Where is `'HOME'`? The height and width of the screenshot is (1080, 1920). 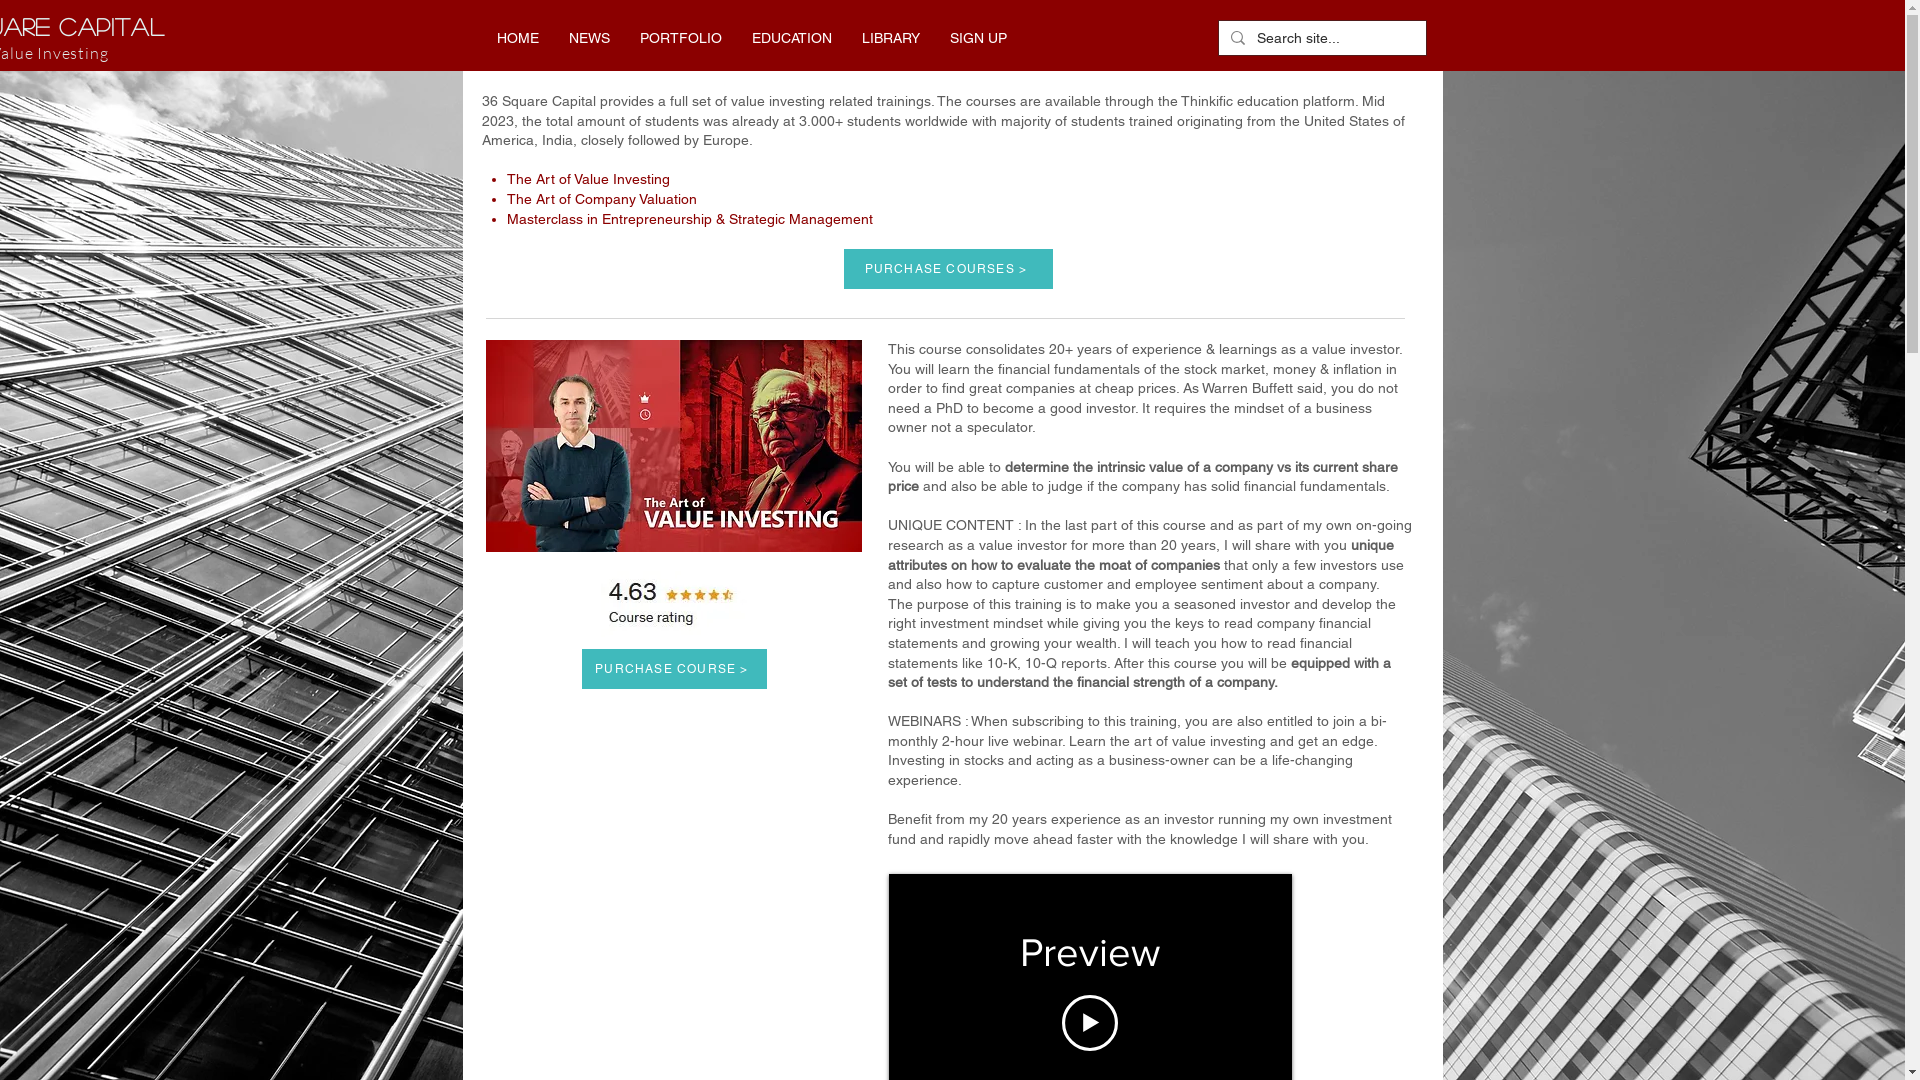
'HOME' is located at coordinates (481, 38).